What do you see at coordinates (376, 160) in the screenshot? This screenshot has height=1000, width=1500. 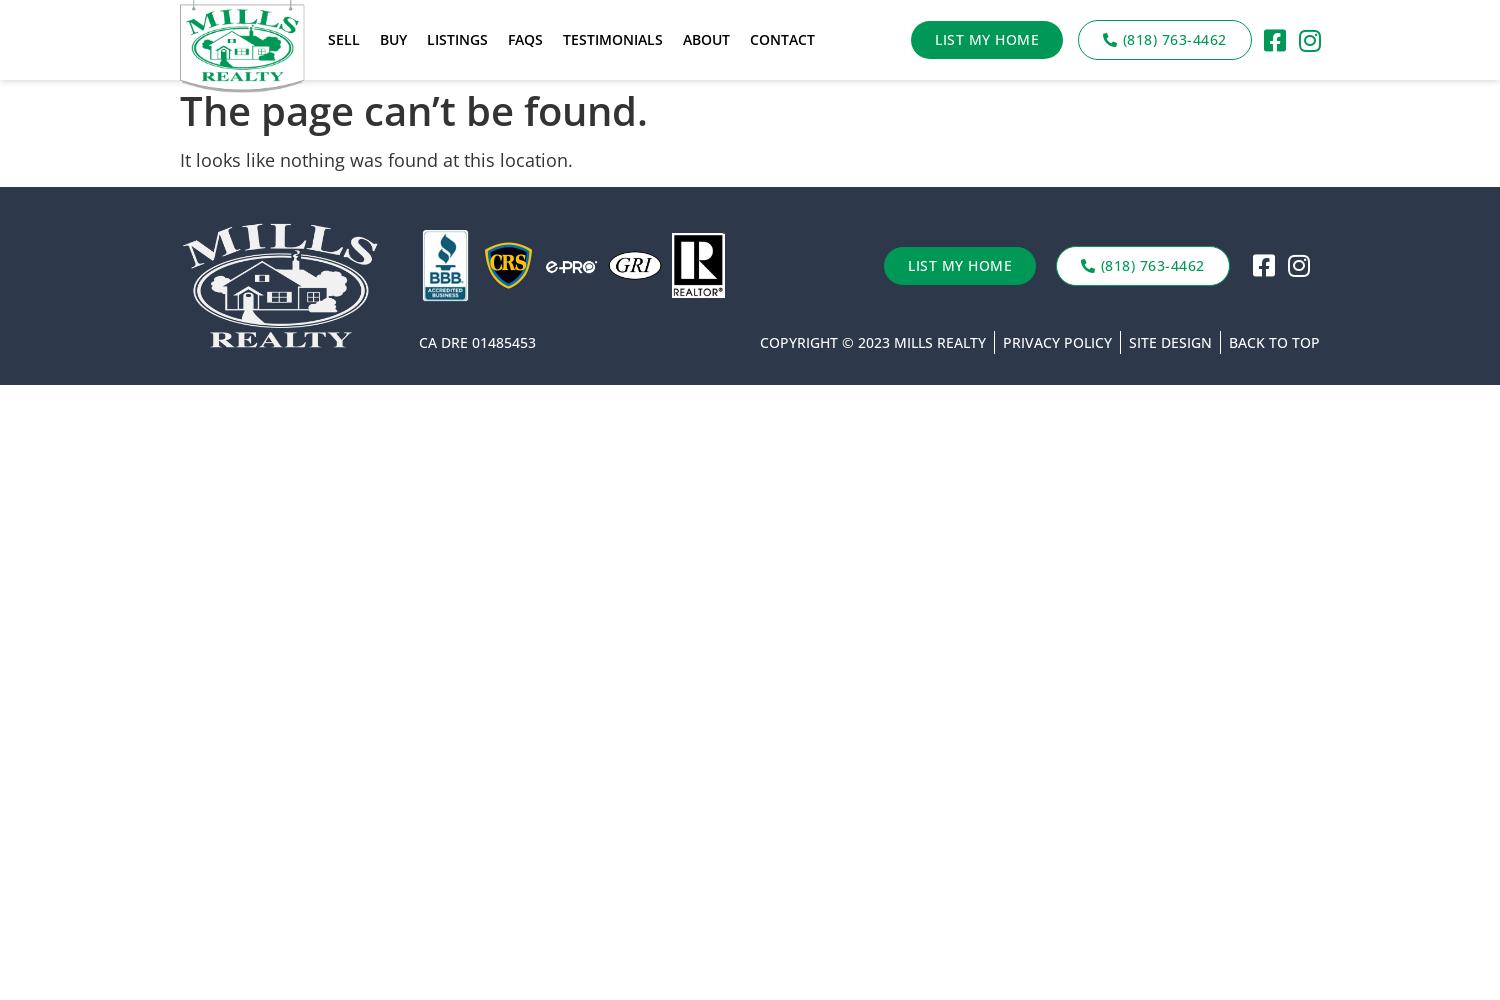 I see `'It looks like nothing was found at this location.'` at bounding box center [376, 160].